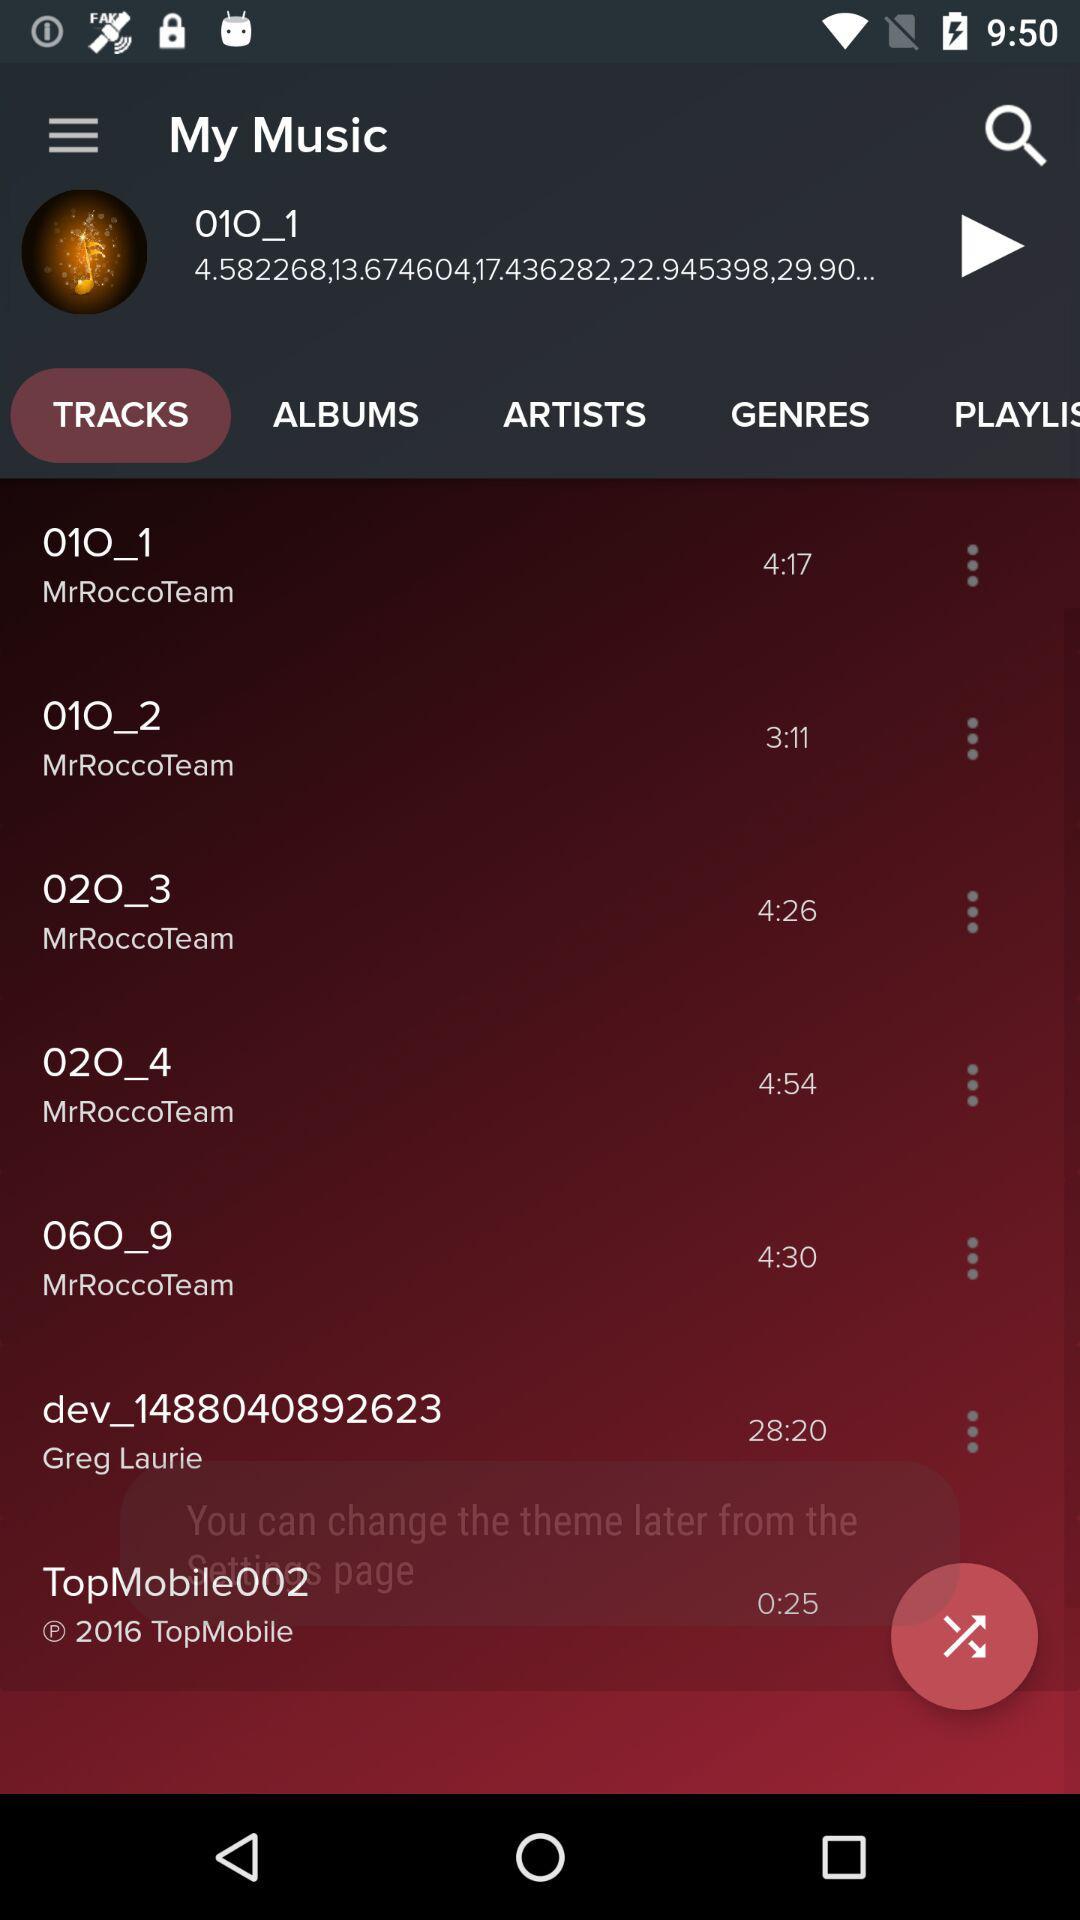 The height and width of the screenshot is (1920, 1080). I want to click on open options, so click(971, 1083).